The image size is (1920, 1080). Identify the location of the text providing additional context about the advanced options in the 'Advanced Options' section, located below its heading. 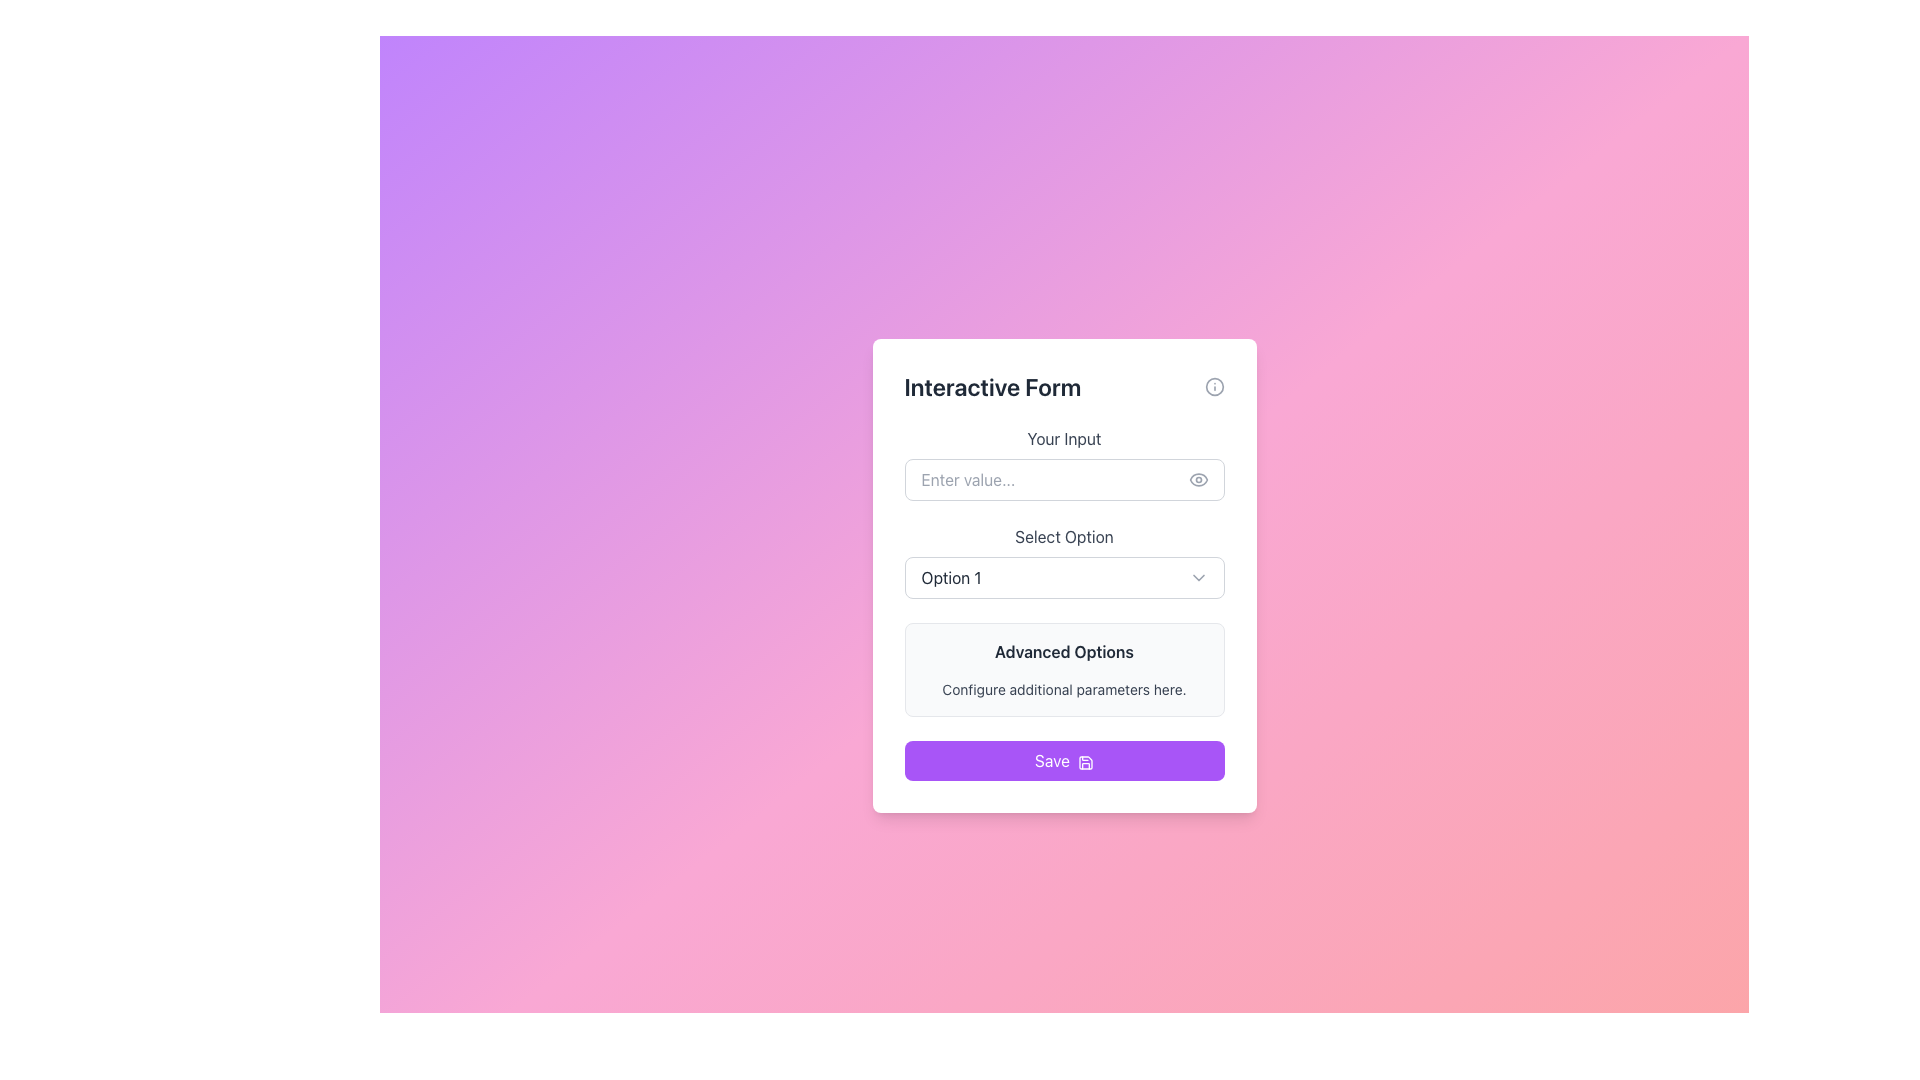
(1063, 689).